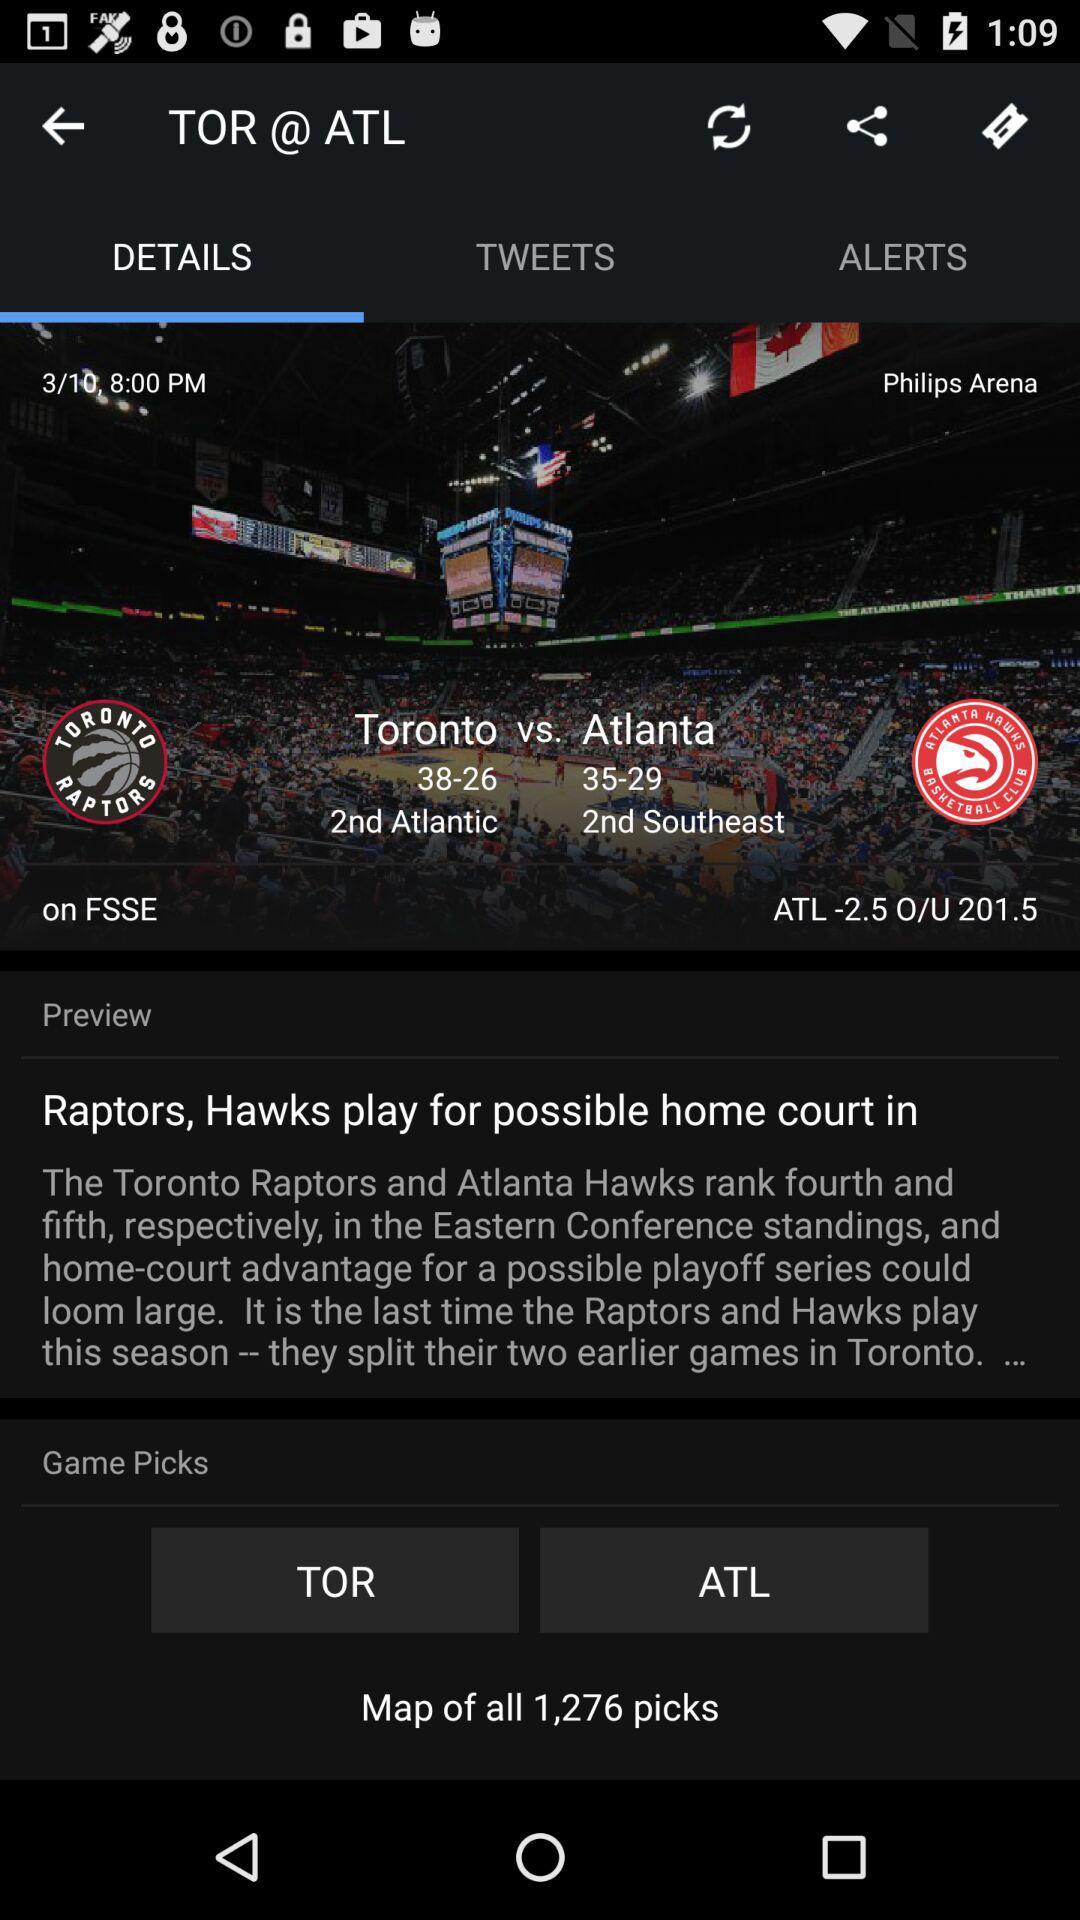  What do you see at coordinates (866, 133) in the screenshot?
I see `the share icon` at bounding box center [866, 133].